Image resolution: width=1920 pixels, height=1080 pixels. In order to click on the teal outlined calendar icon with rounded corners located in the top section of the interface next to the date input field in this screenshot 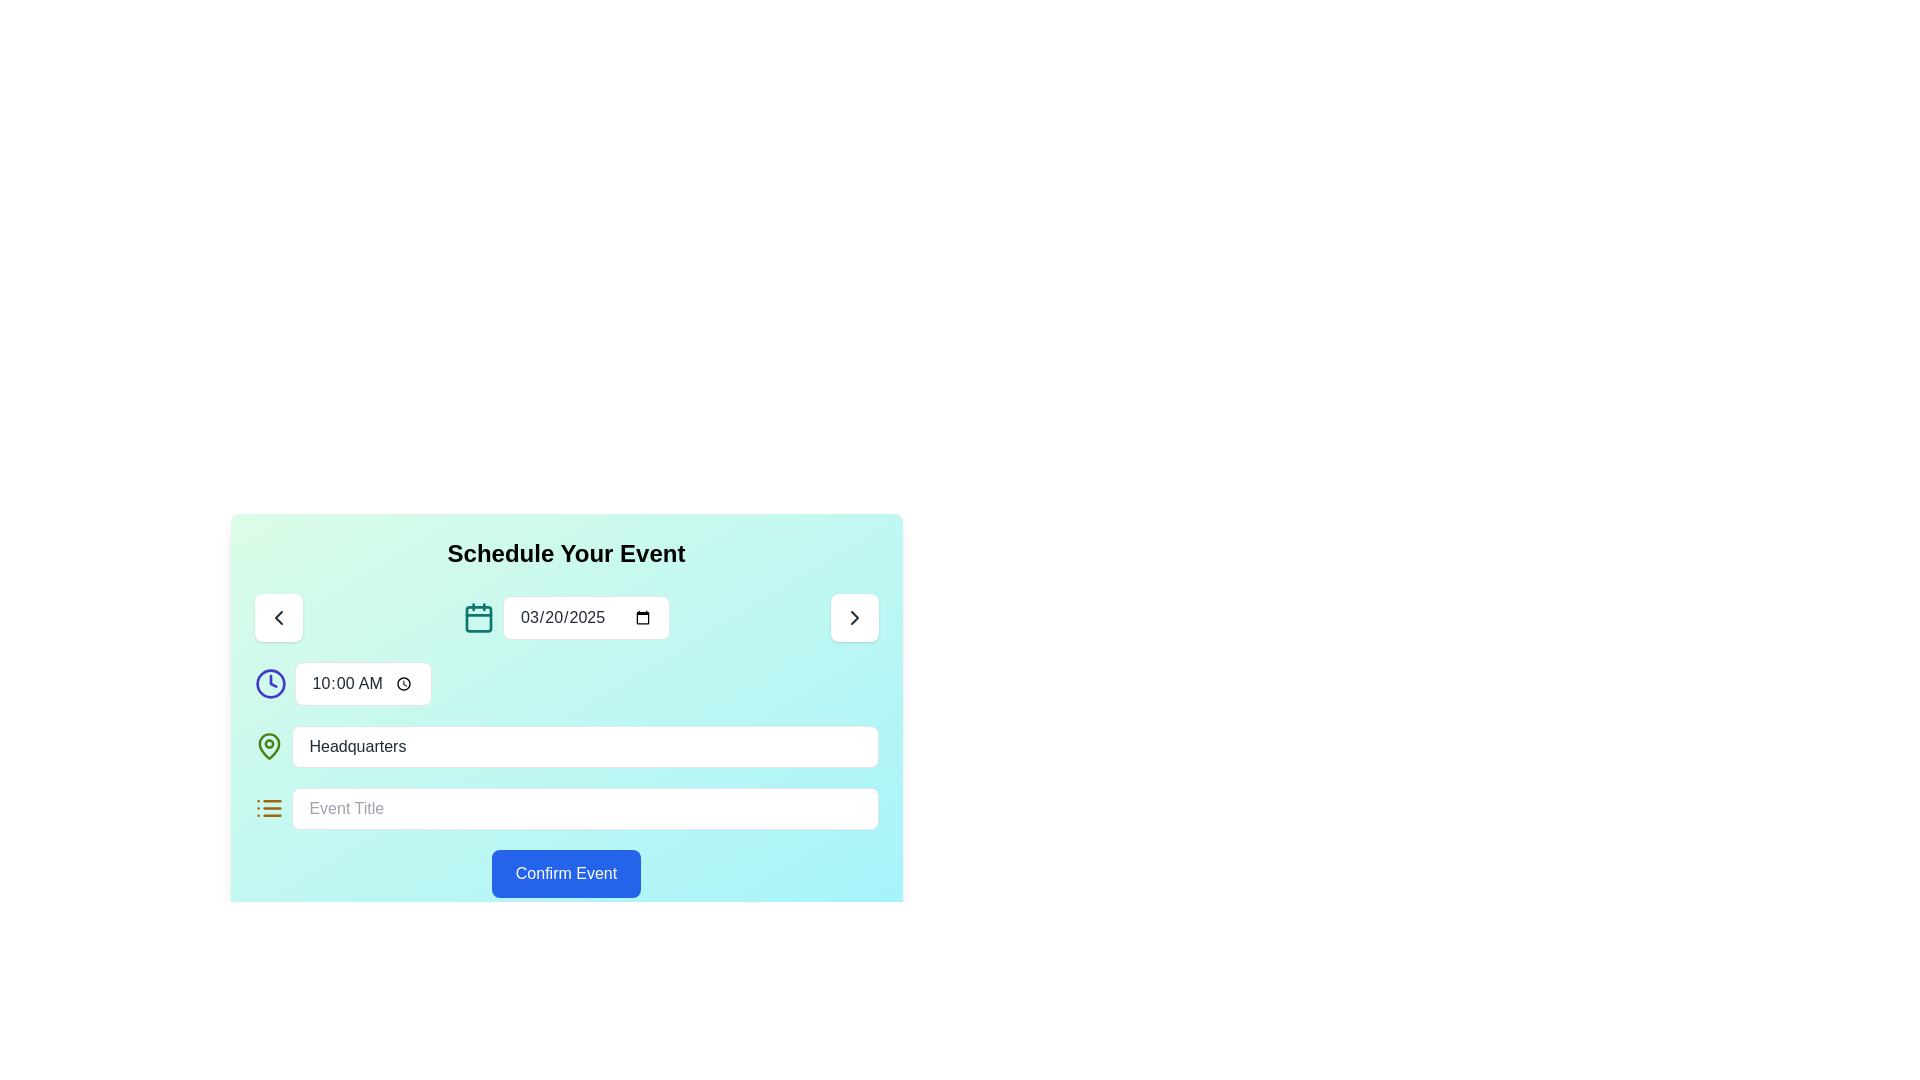, I will do `click(478, 616)`.